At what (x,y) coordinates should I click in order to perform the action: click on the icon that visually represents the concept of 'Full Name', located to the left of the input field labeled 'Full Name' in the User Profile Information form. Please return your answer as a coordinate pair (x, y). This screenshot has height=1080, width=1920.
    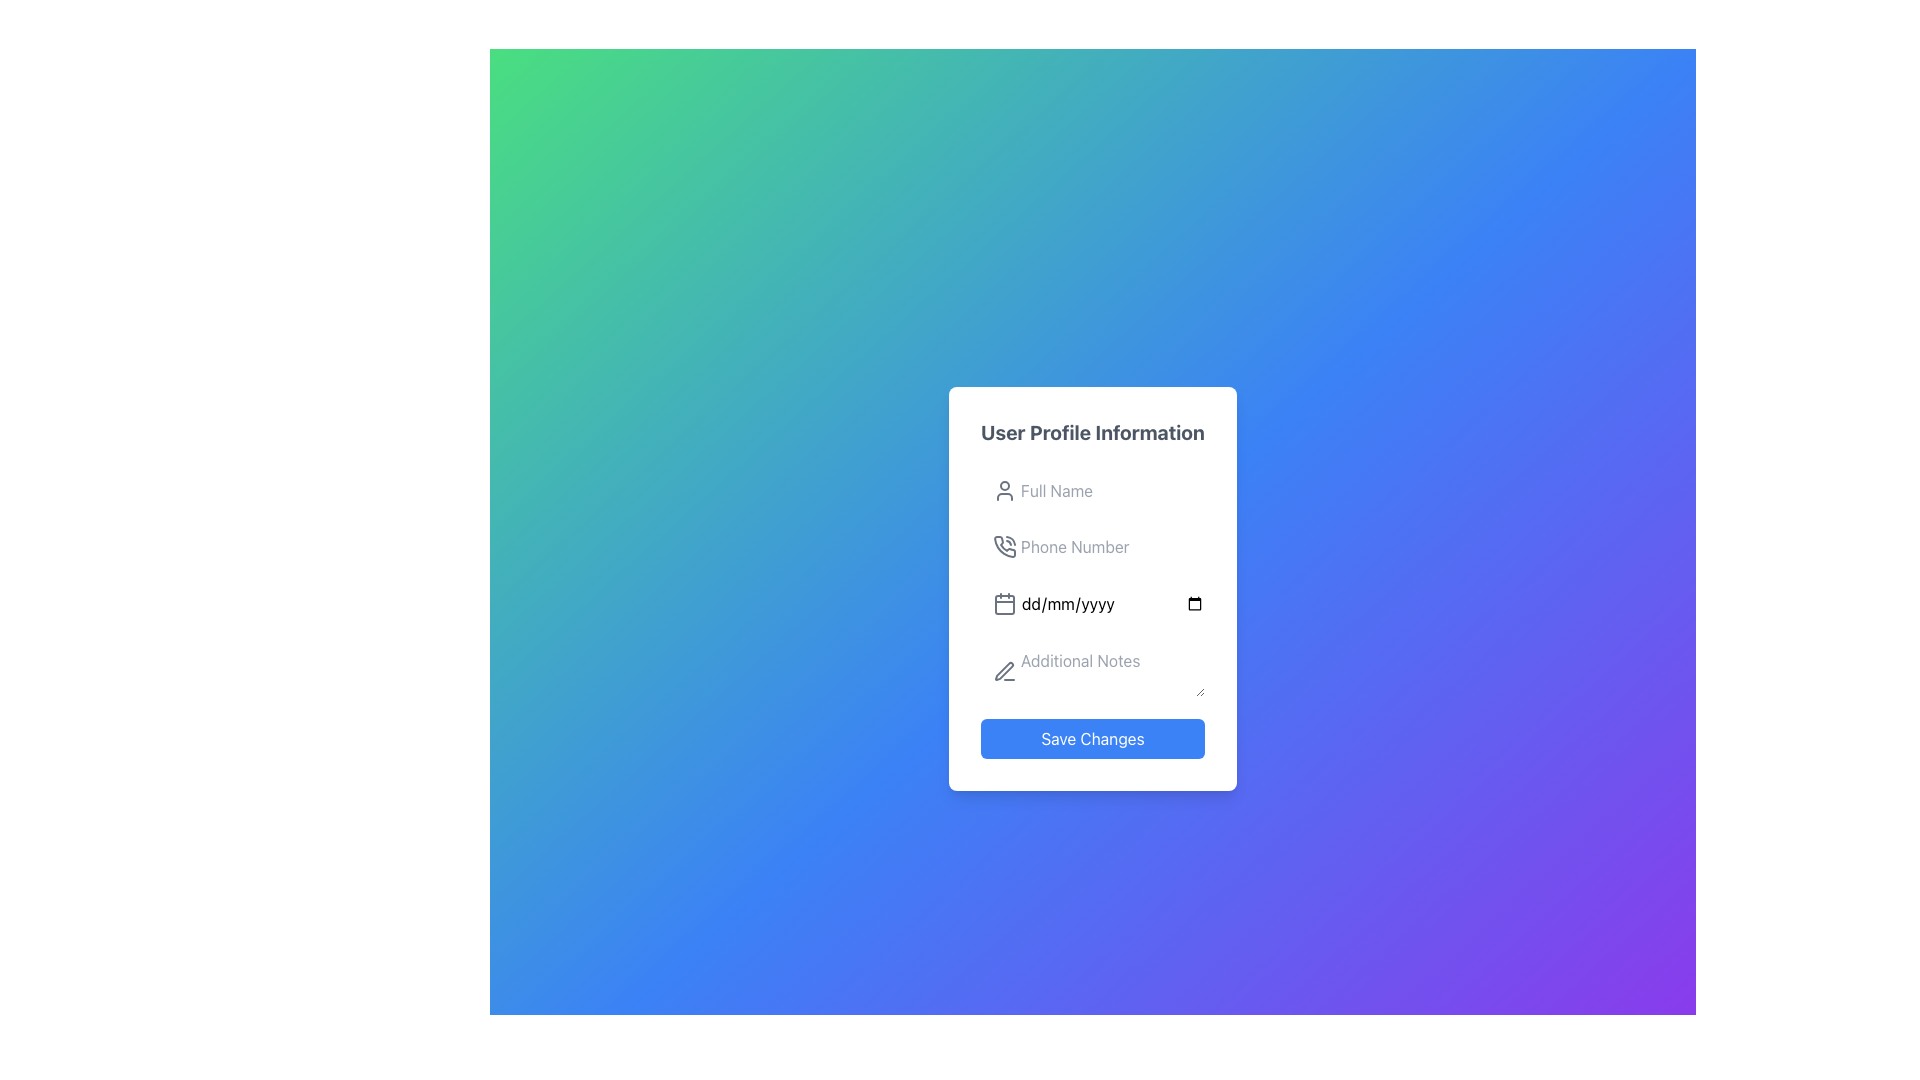
    Looking at the image, I should click on (1004, 490).